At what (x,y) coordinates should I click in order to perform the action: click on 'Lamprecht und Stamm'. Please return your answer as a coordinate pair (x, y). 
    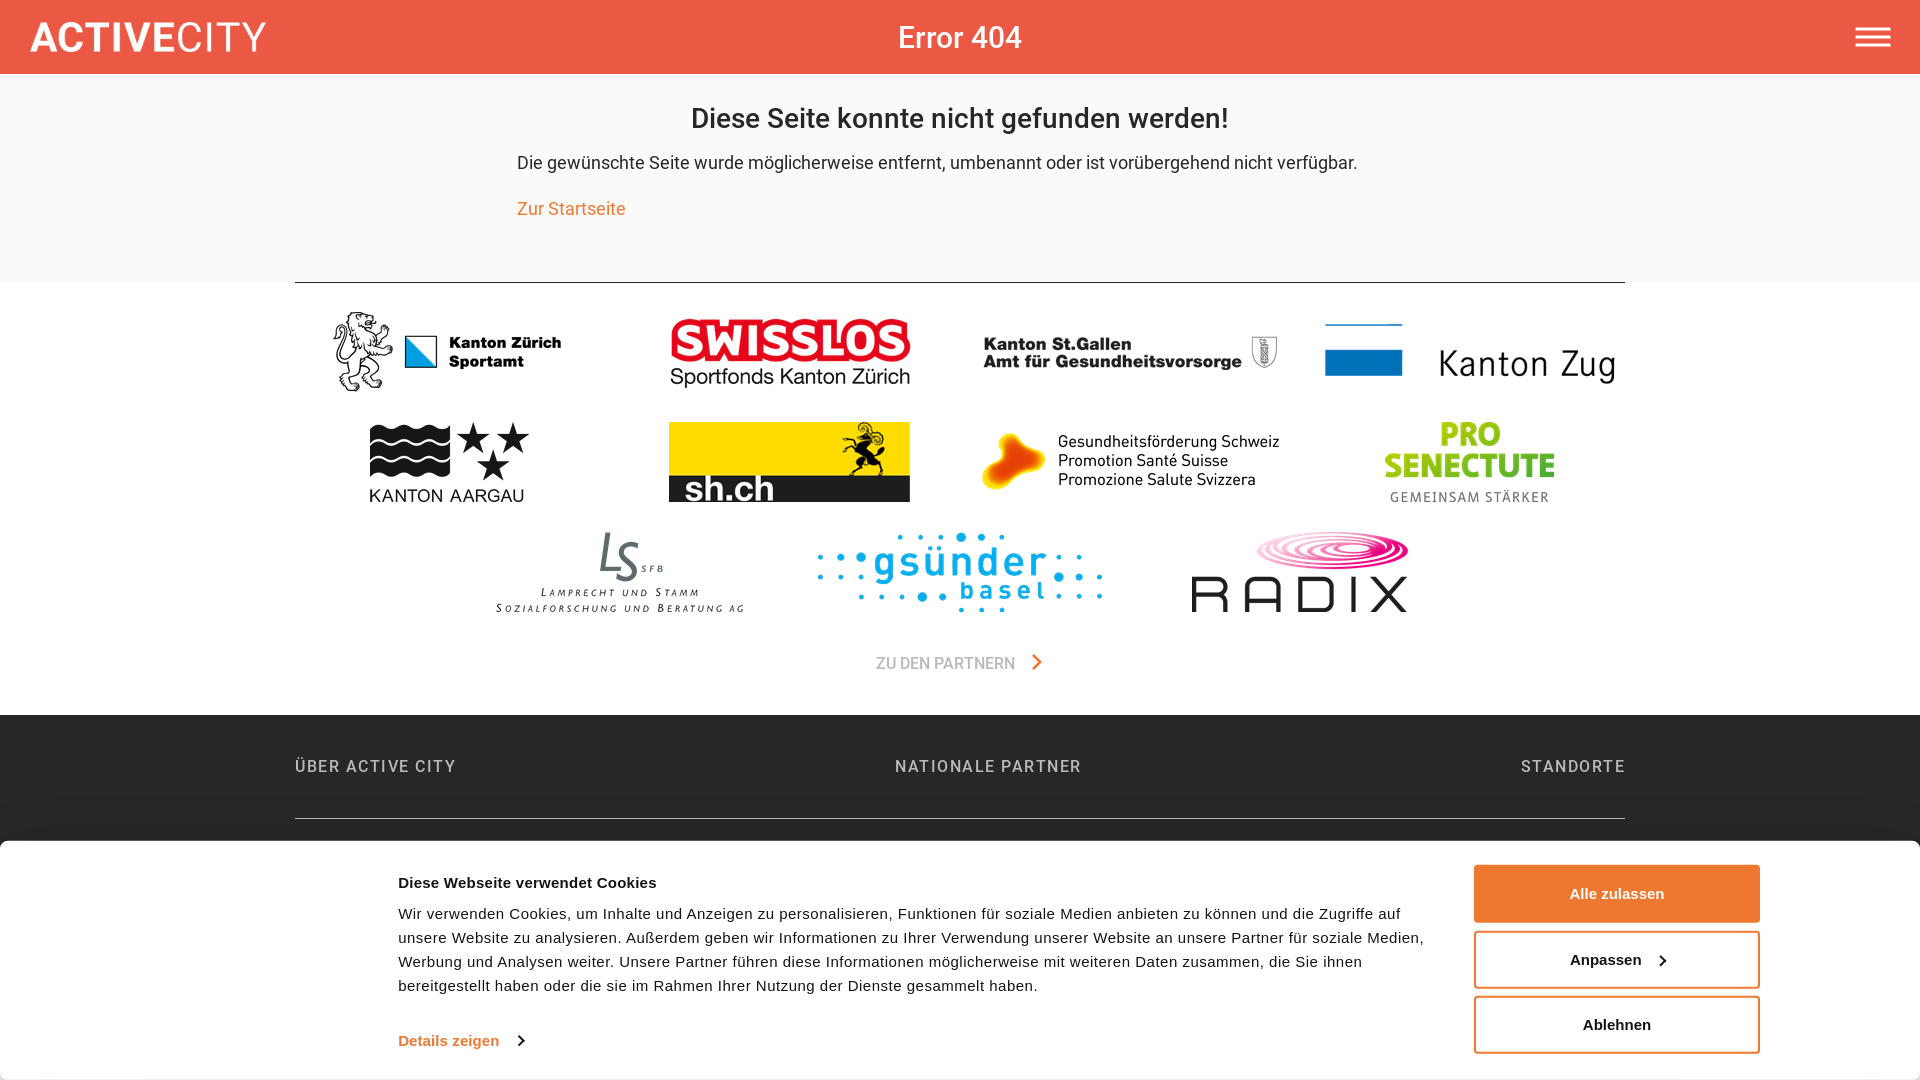
    Looking at the image, I should click on (618, 571).